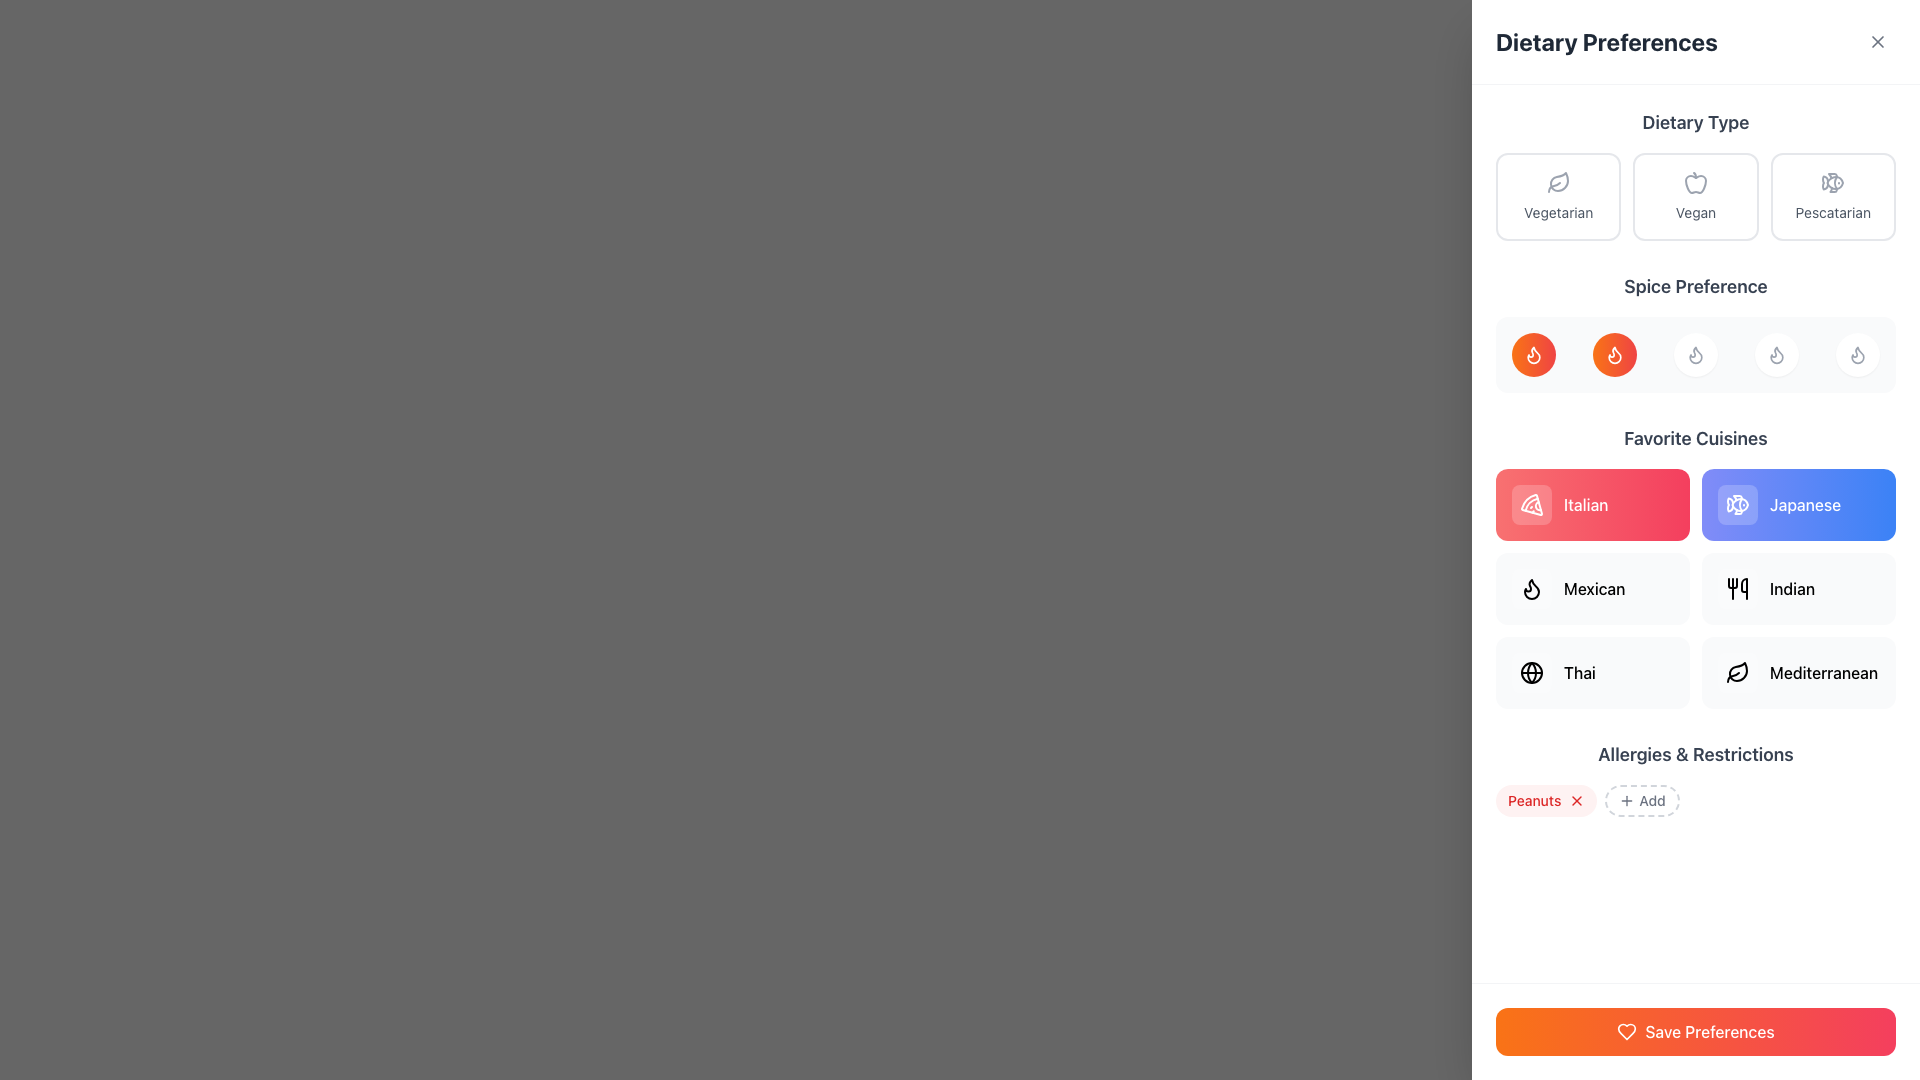 The width and height of the screenshot is (1920, 1080). Describe the element at coordinates (1694, 184) in the screenshot. I see `the Vegan dietary preference icon located in the right-hand side panel under the 'Dietary Preferences' section` at that location.